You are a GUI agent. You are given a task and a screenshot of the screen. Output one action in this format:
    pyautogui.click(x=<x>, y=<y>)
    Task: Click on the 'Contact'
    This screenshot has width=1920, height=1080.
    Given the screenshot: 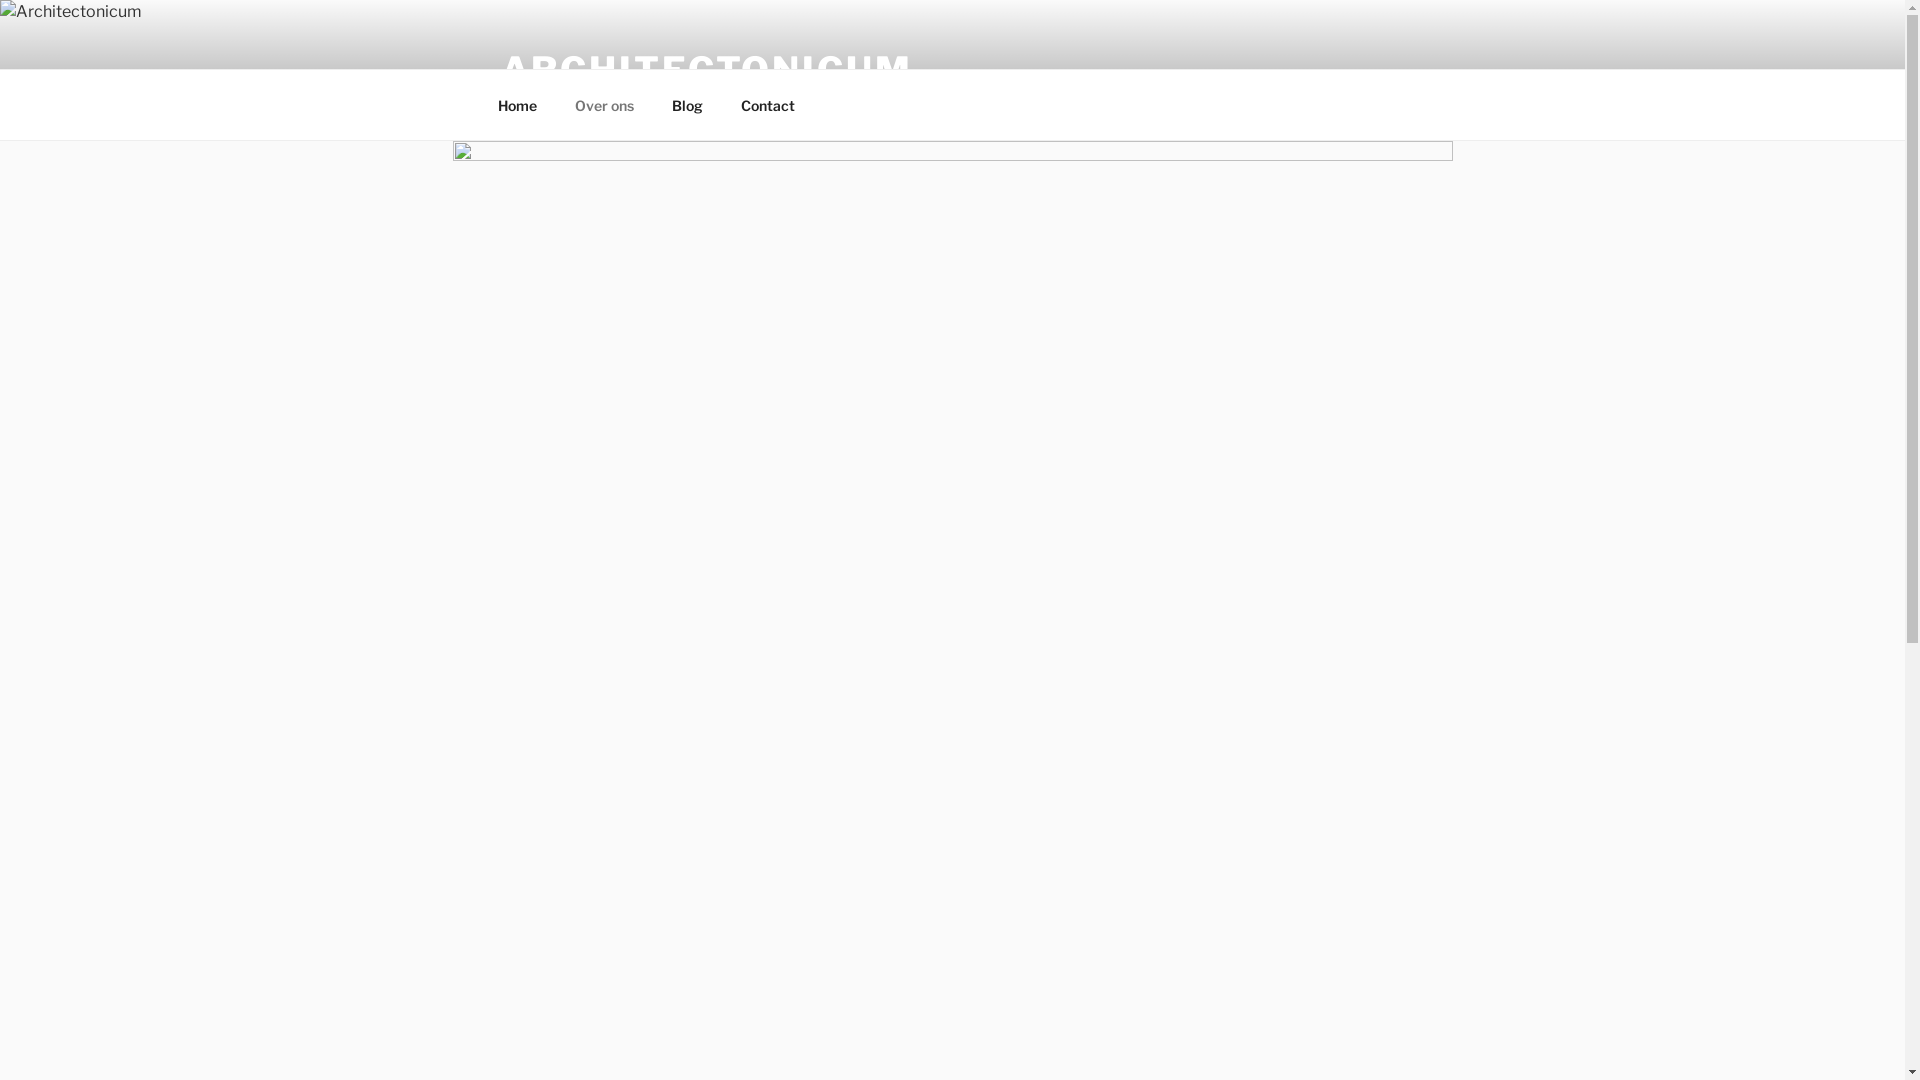 What is the action you would take?
    pyautogui.click(x=767, y=104)
    